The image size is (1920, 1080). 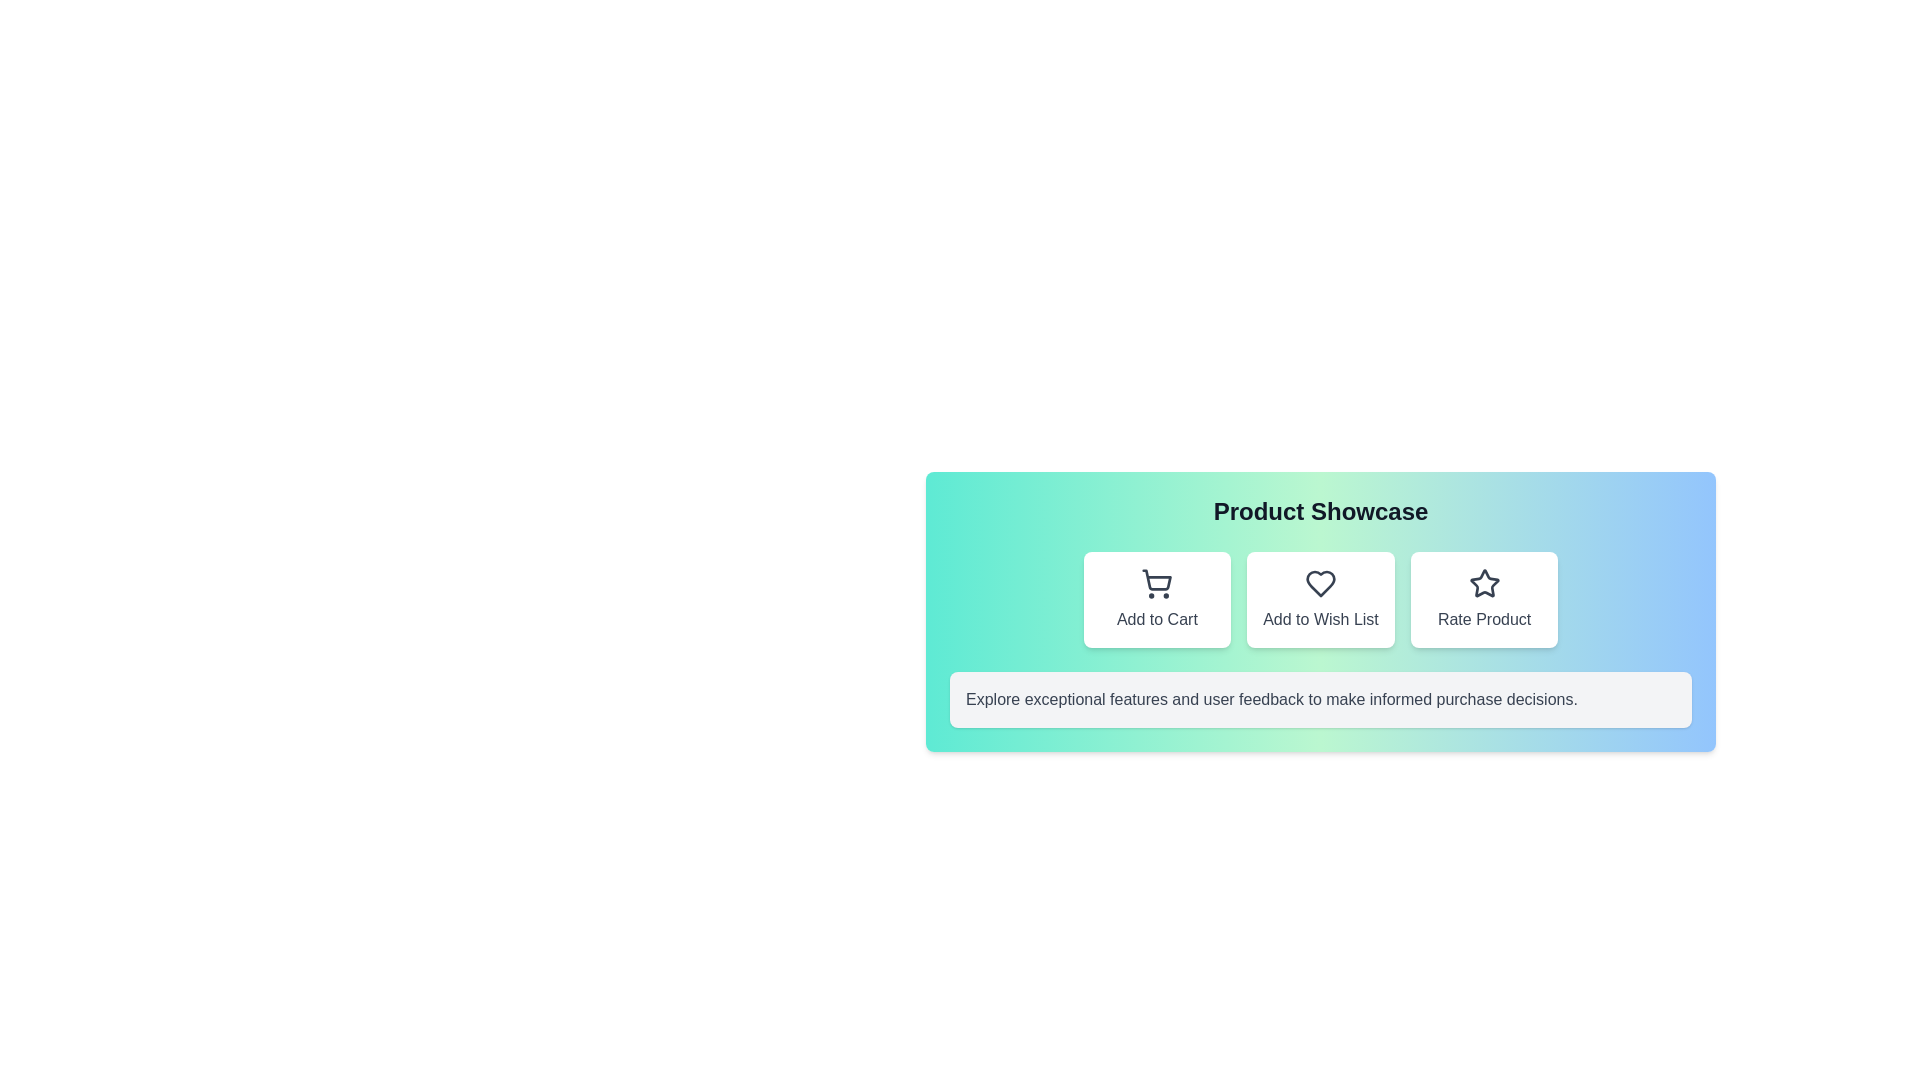 What do you see at coordinates (1320, 511) in the screenshot?
I see `the text label that serves as a title or header for the section, positioned at the top of a grouped section above three horizontally arranged buttons` at bounding box center [1320, 511].